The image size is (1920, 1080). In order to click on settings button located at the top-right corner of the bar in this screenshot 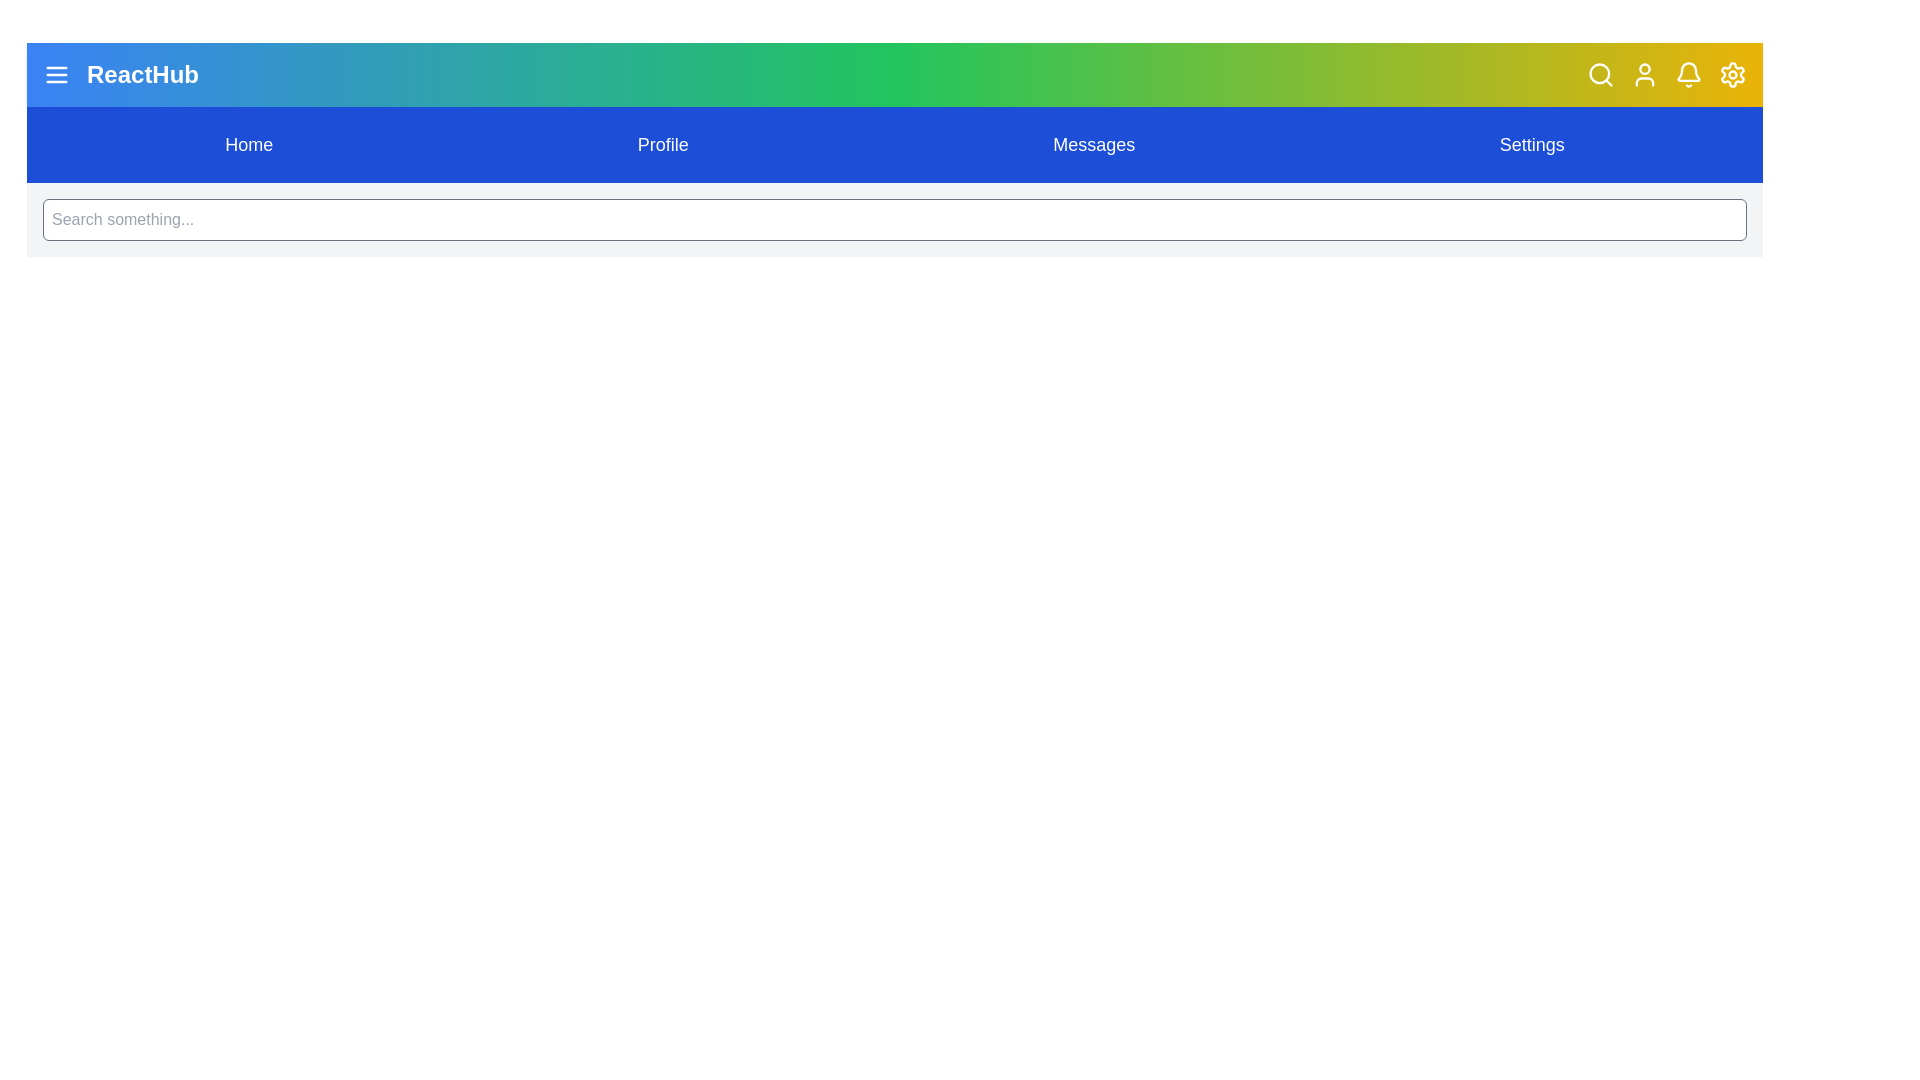, I will do `click(1731, 73)`.